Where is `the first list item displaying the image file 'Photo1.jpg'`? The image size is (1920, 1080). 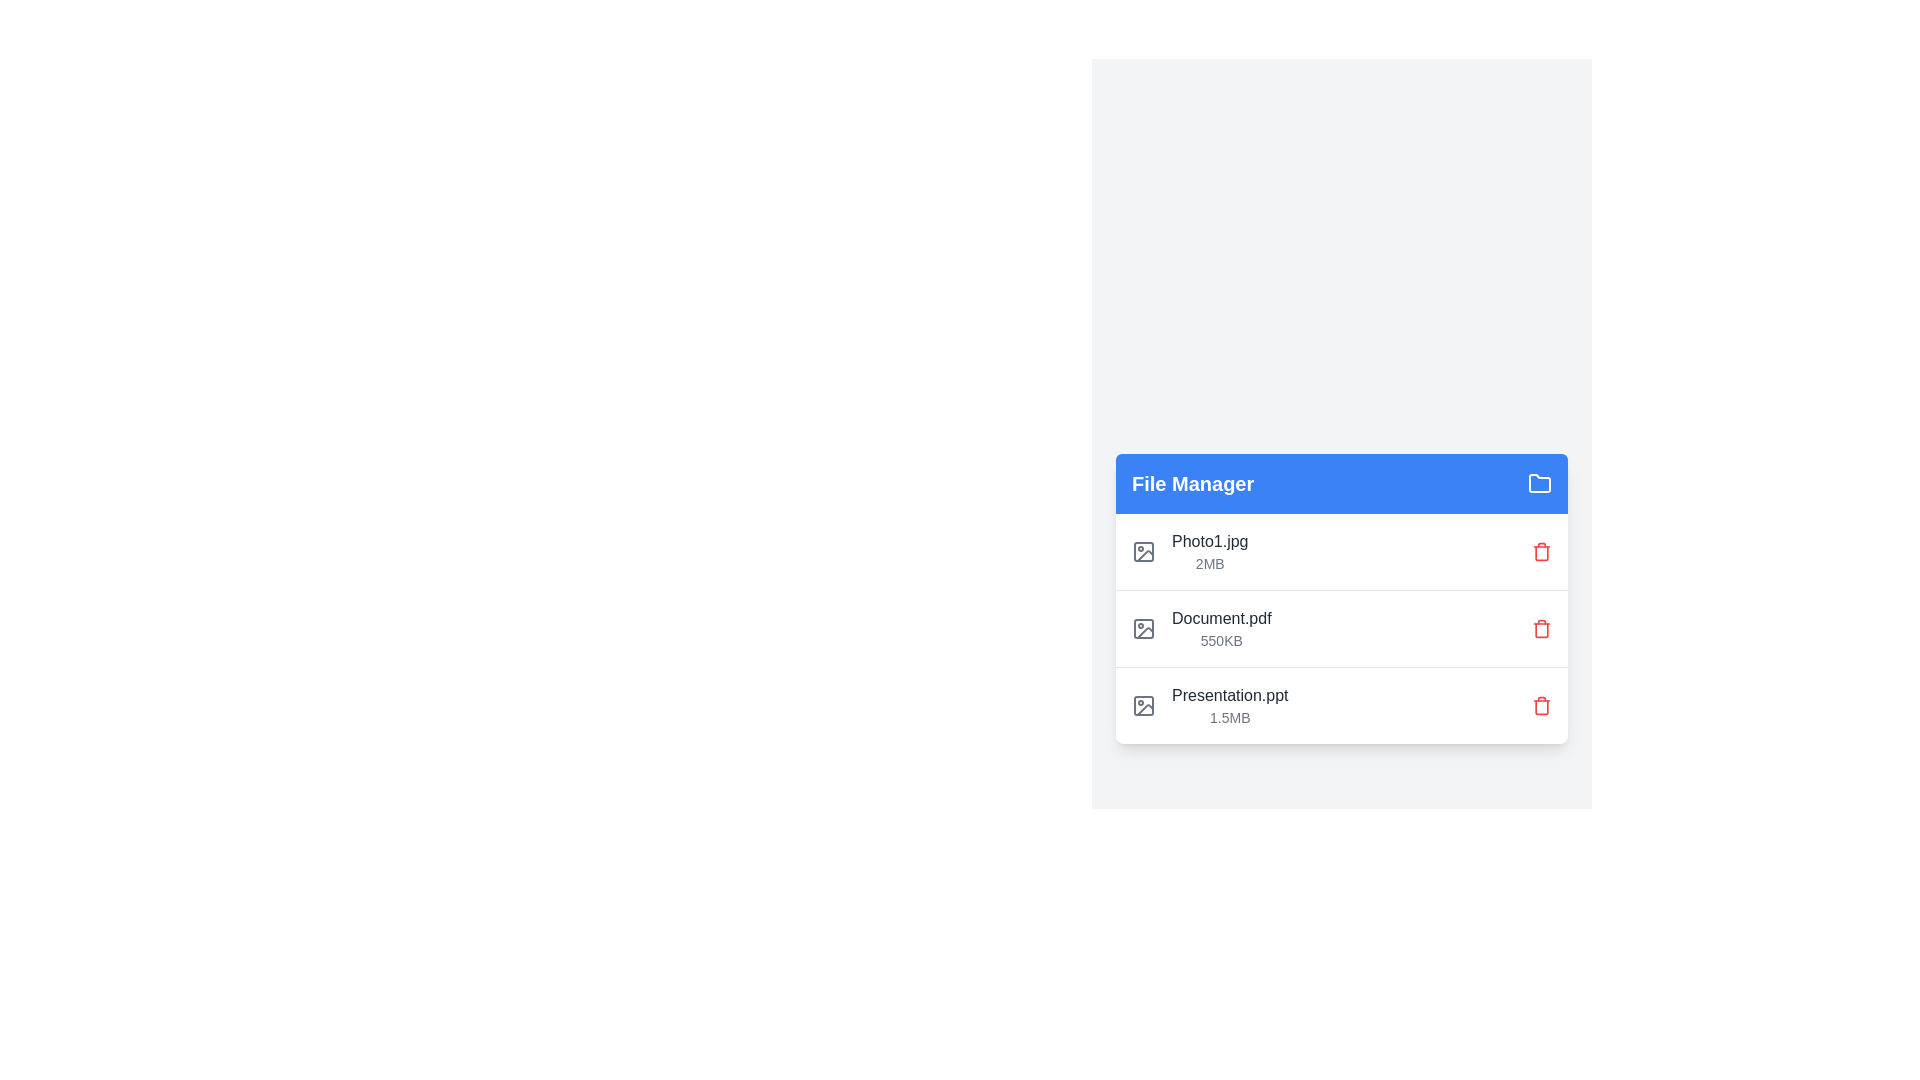
the first list item displaying the image file 'Photo1.jpg' is located at coordinates (1190, 551).